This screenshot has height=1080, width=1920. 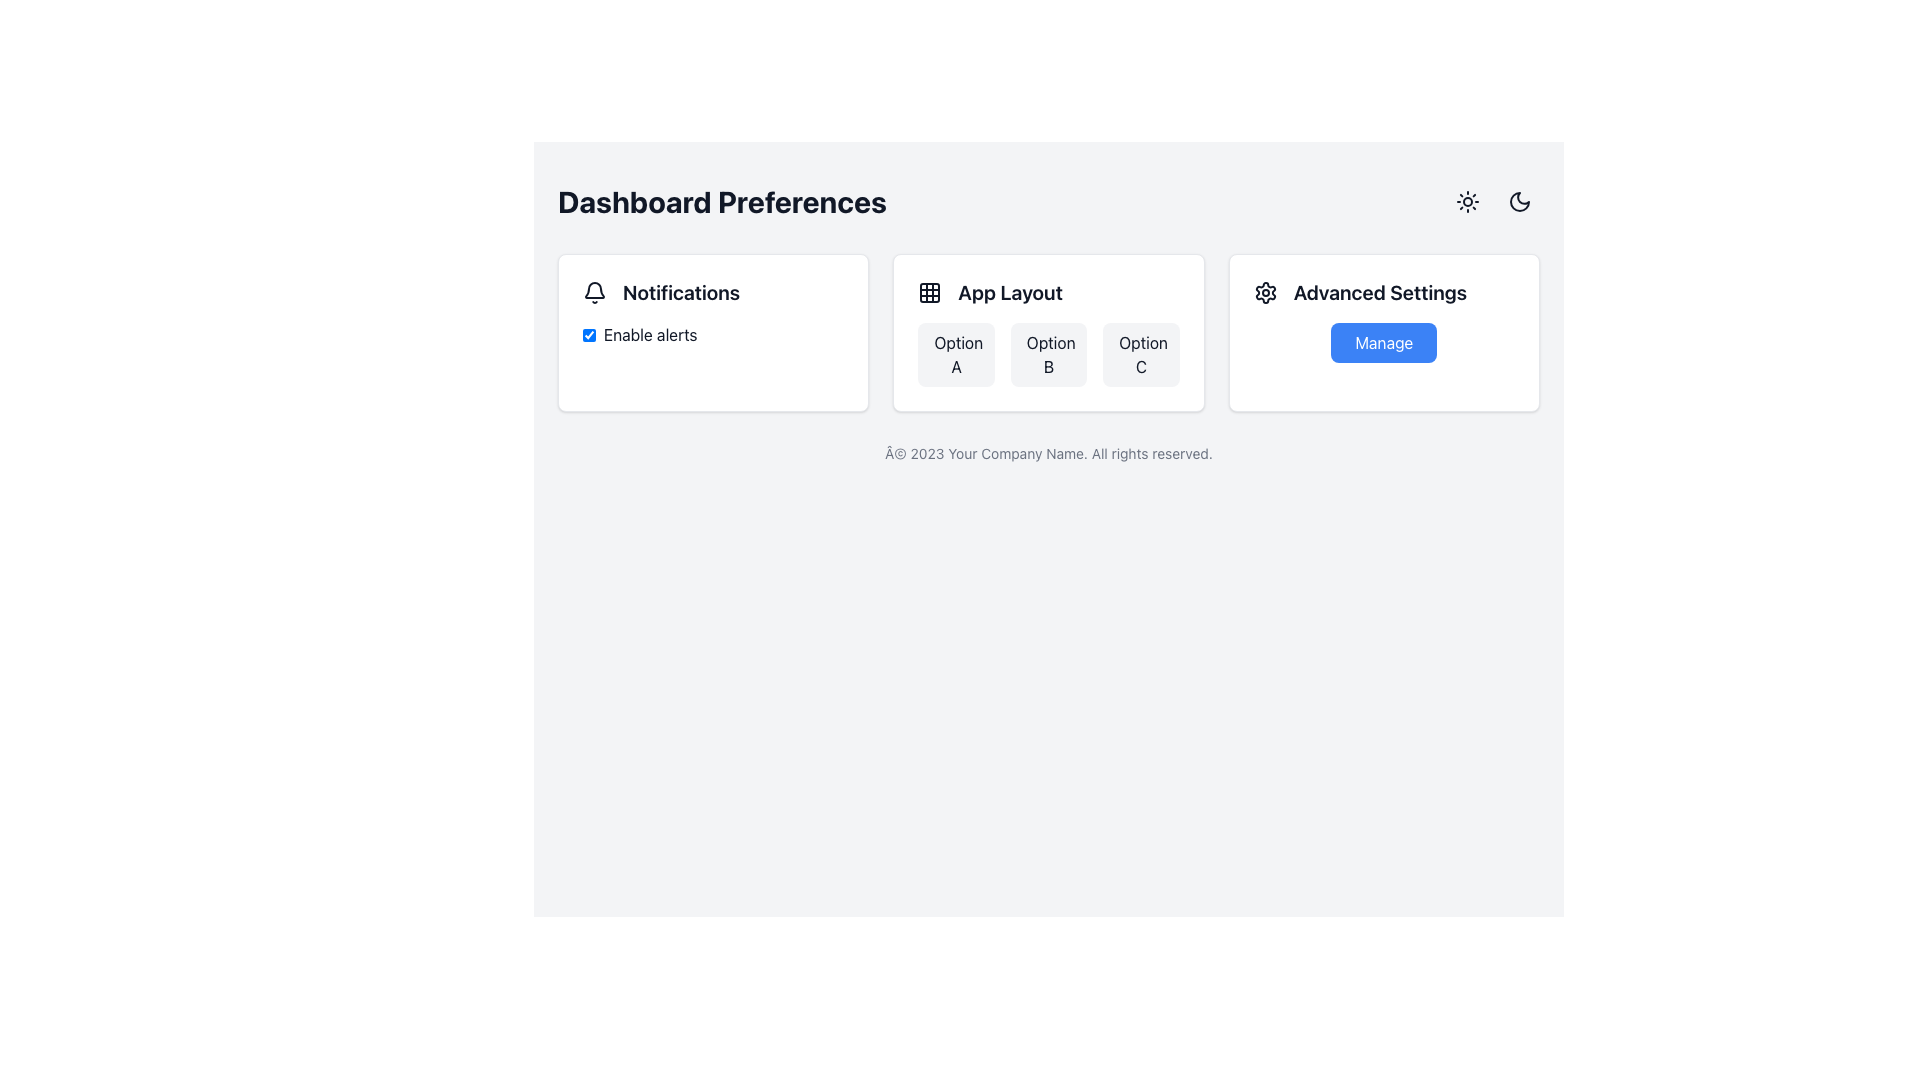 I want to click on the footer text label that reads '© 2023 Your Company Name. All rights reserved.', which is styled in small light gray font and centered at the bottom of the interface, so click(x=1048, y=454).